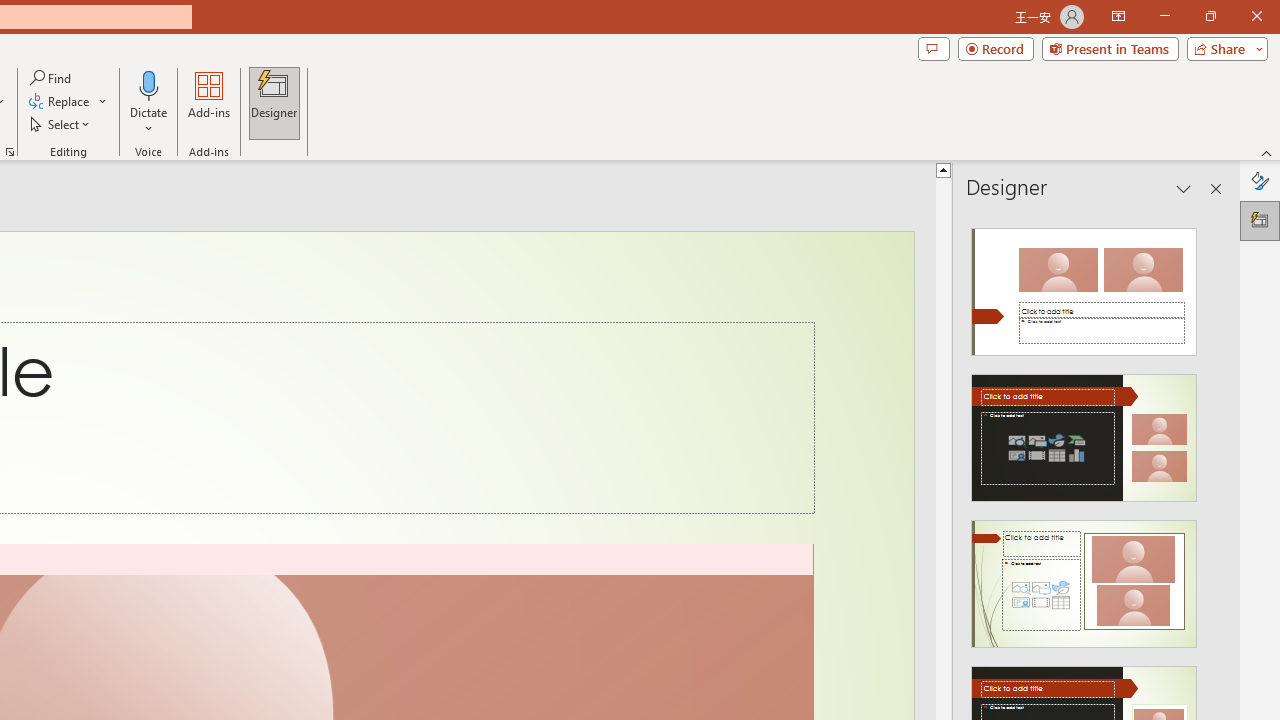  Describe the element at coordinates (1164, 16) in the screenshot. I see `'Minimize'` at that location.